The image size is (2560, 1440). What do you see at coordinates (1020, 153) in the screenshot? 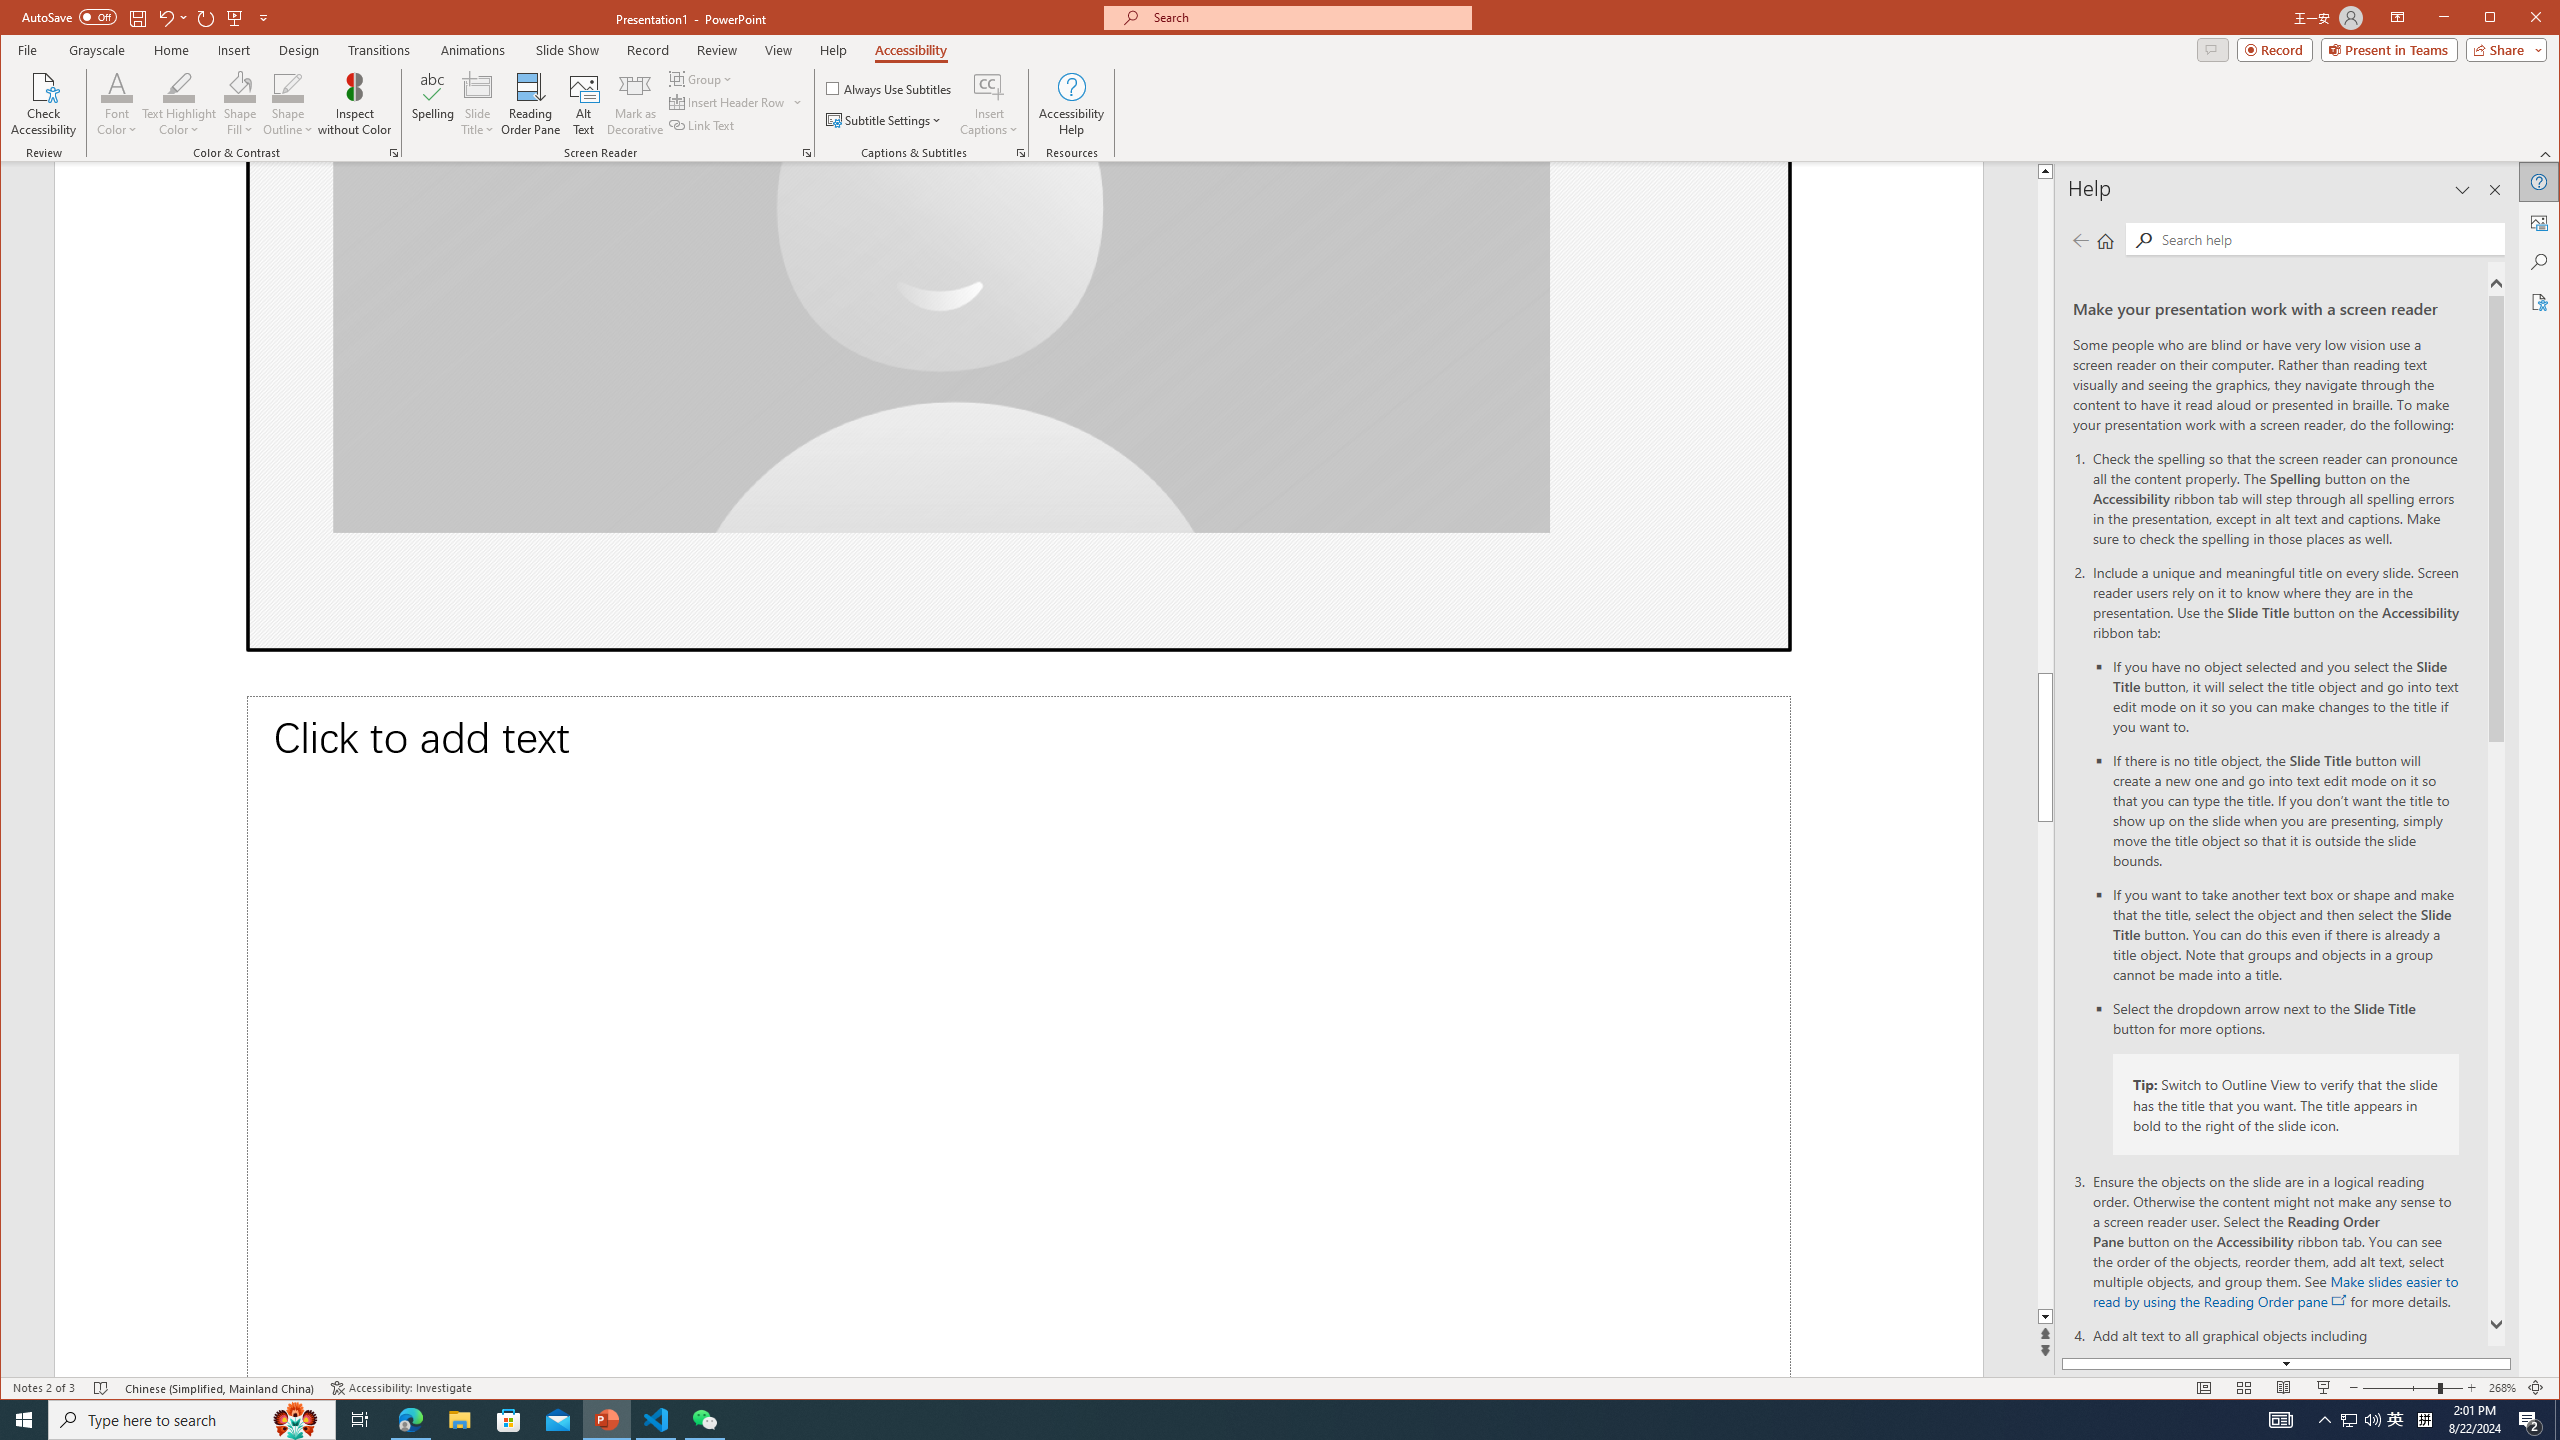
I see `'Captions & Subtitles'` at bounding box center [1020, 153].